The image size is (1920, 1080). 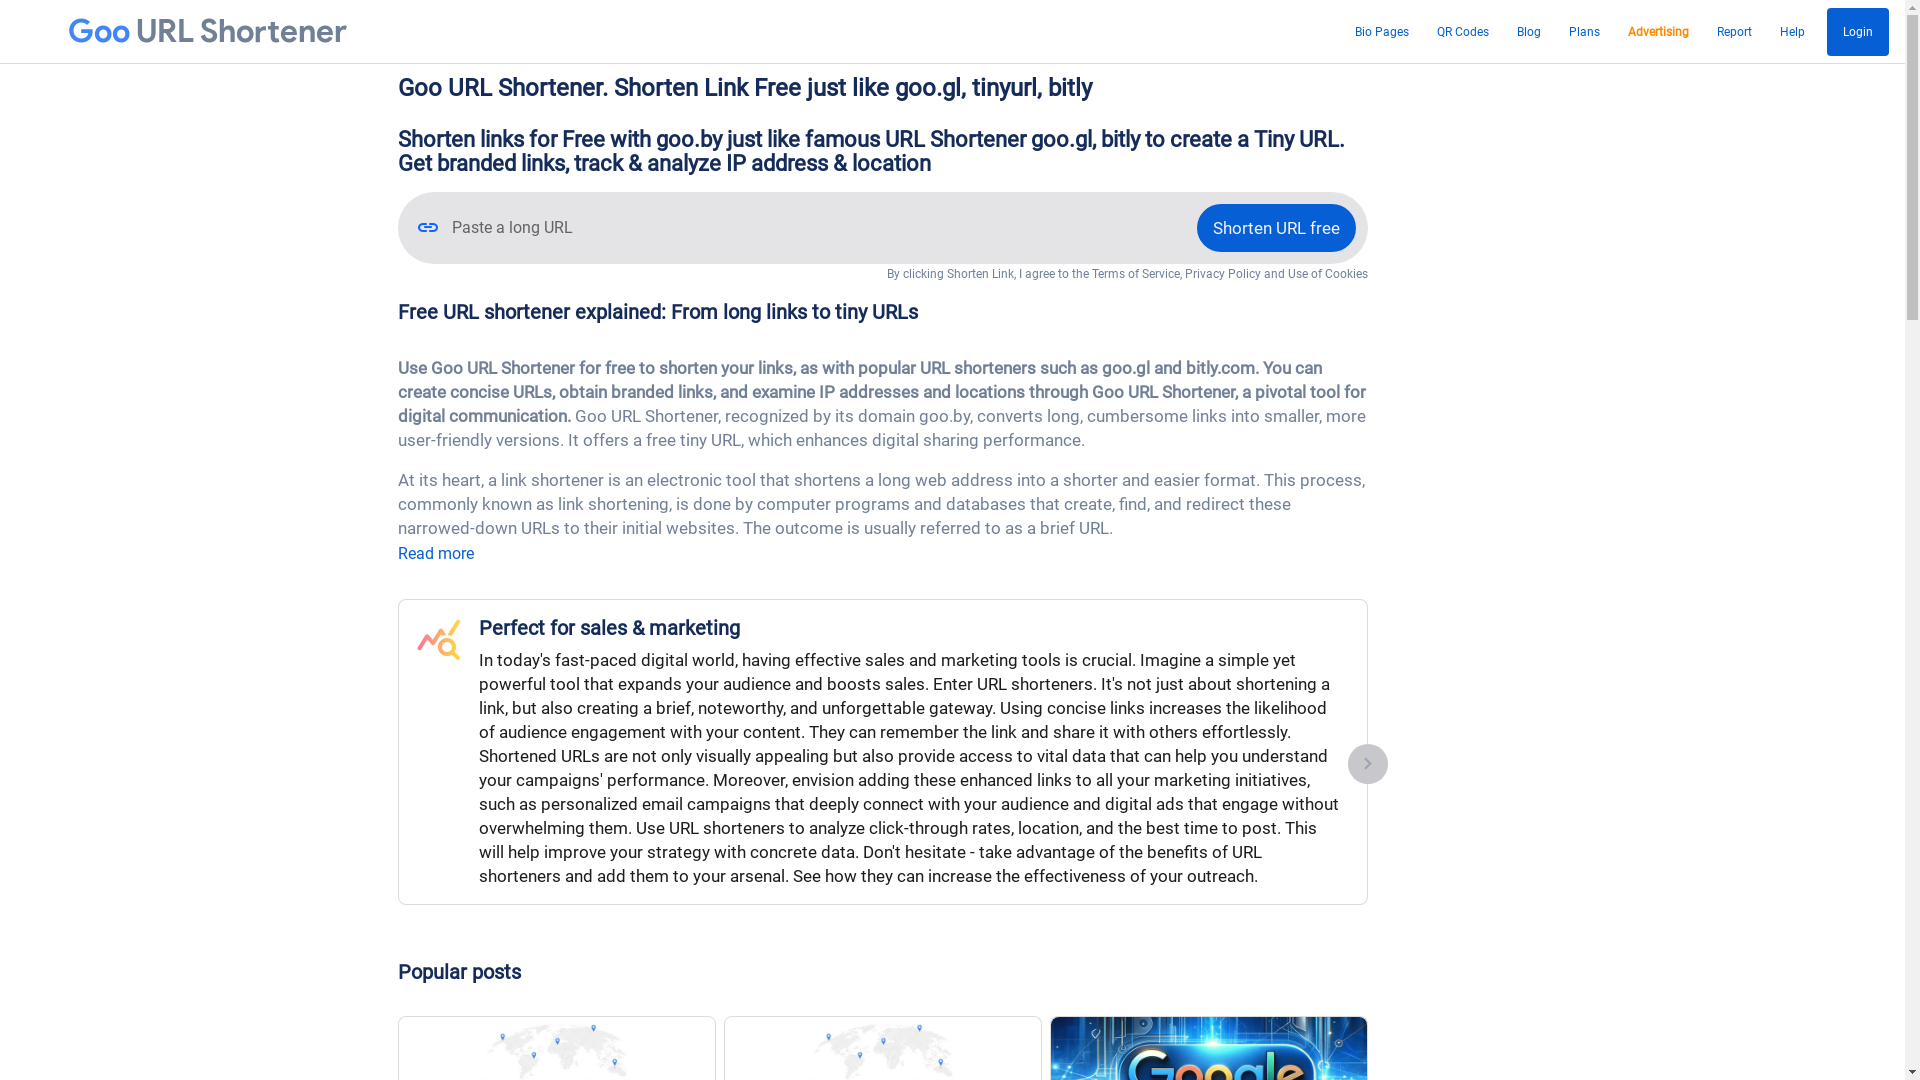 I want to click on 'Shorten URL free', so click(x=1274, y=226).